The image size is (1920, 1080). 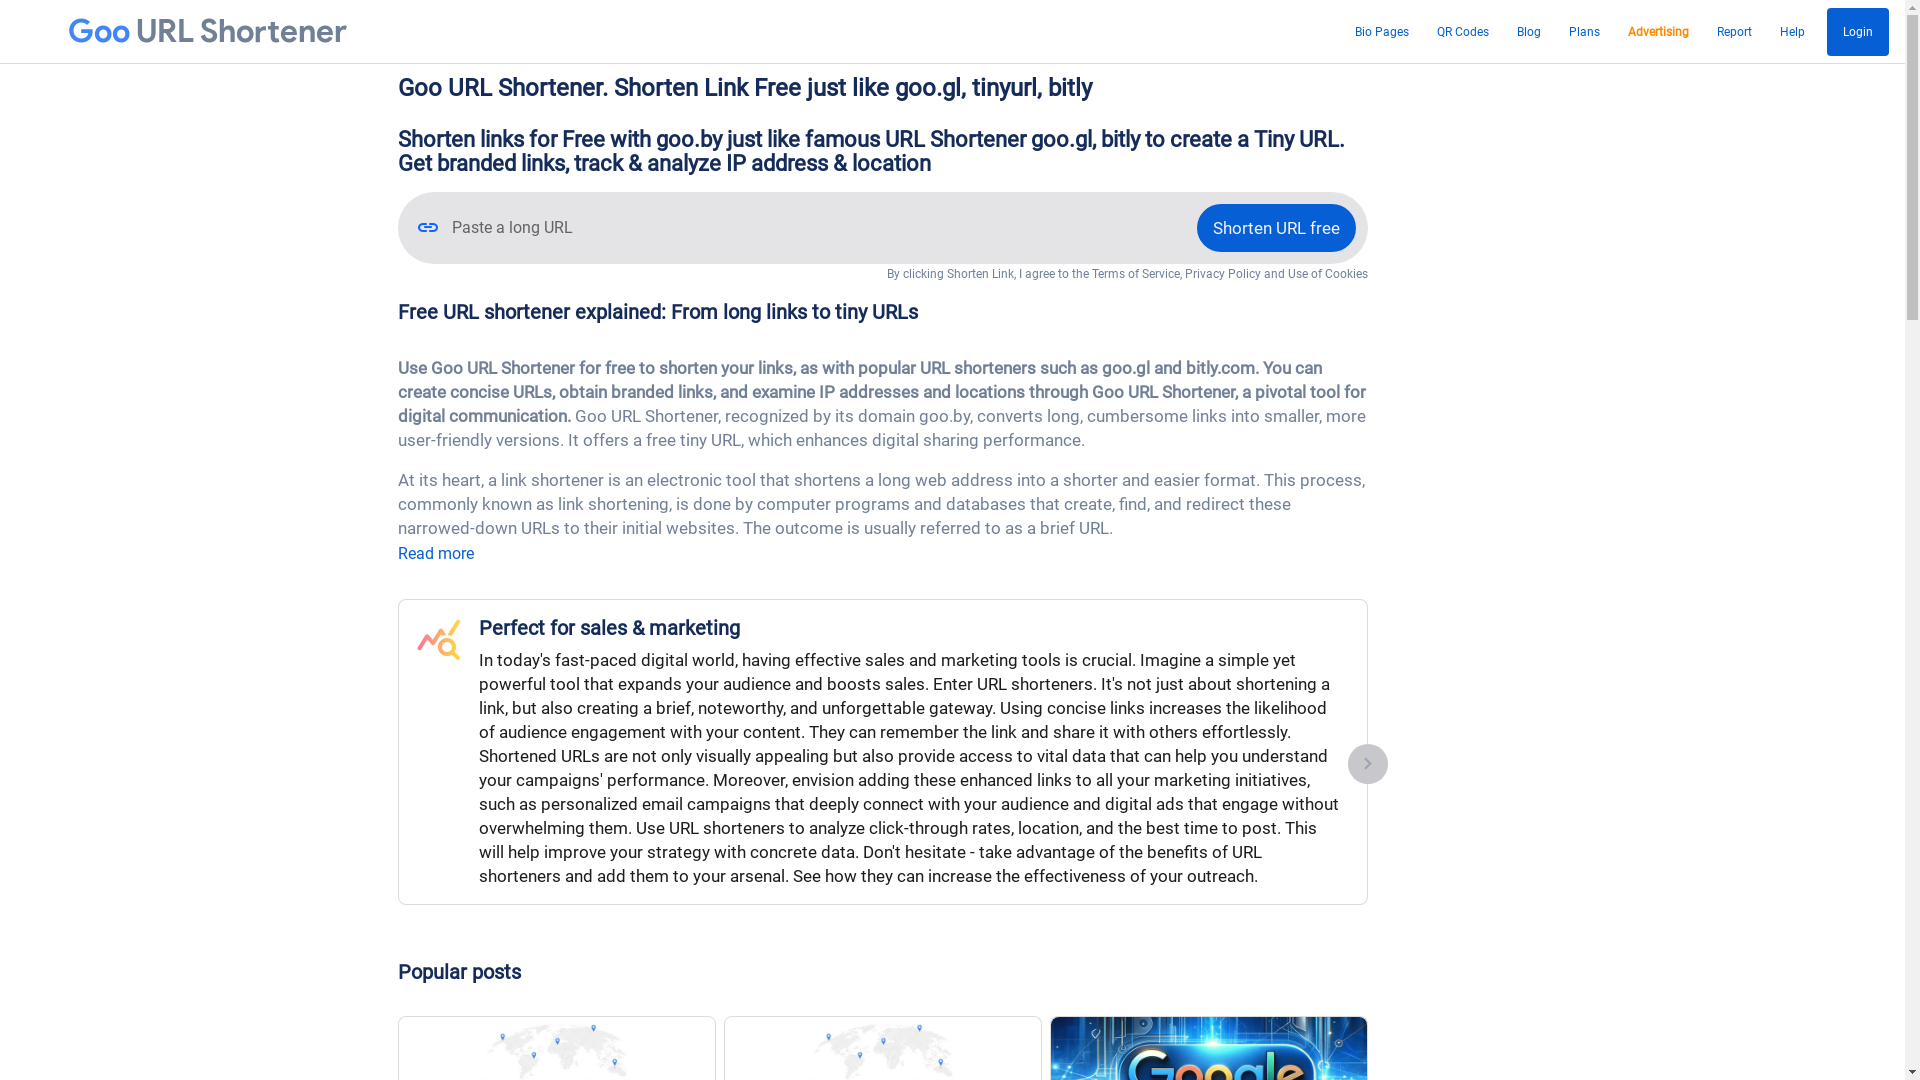 I want to click on 'Shorten URL free', so click(x=1274, y=226).